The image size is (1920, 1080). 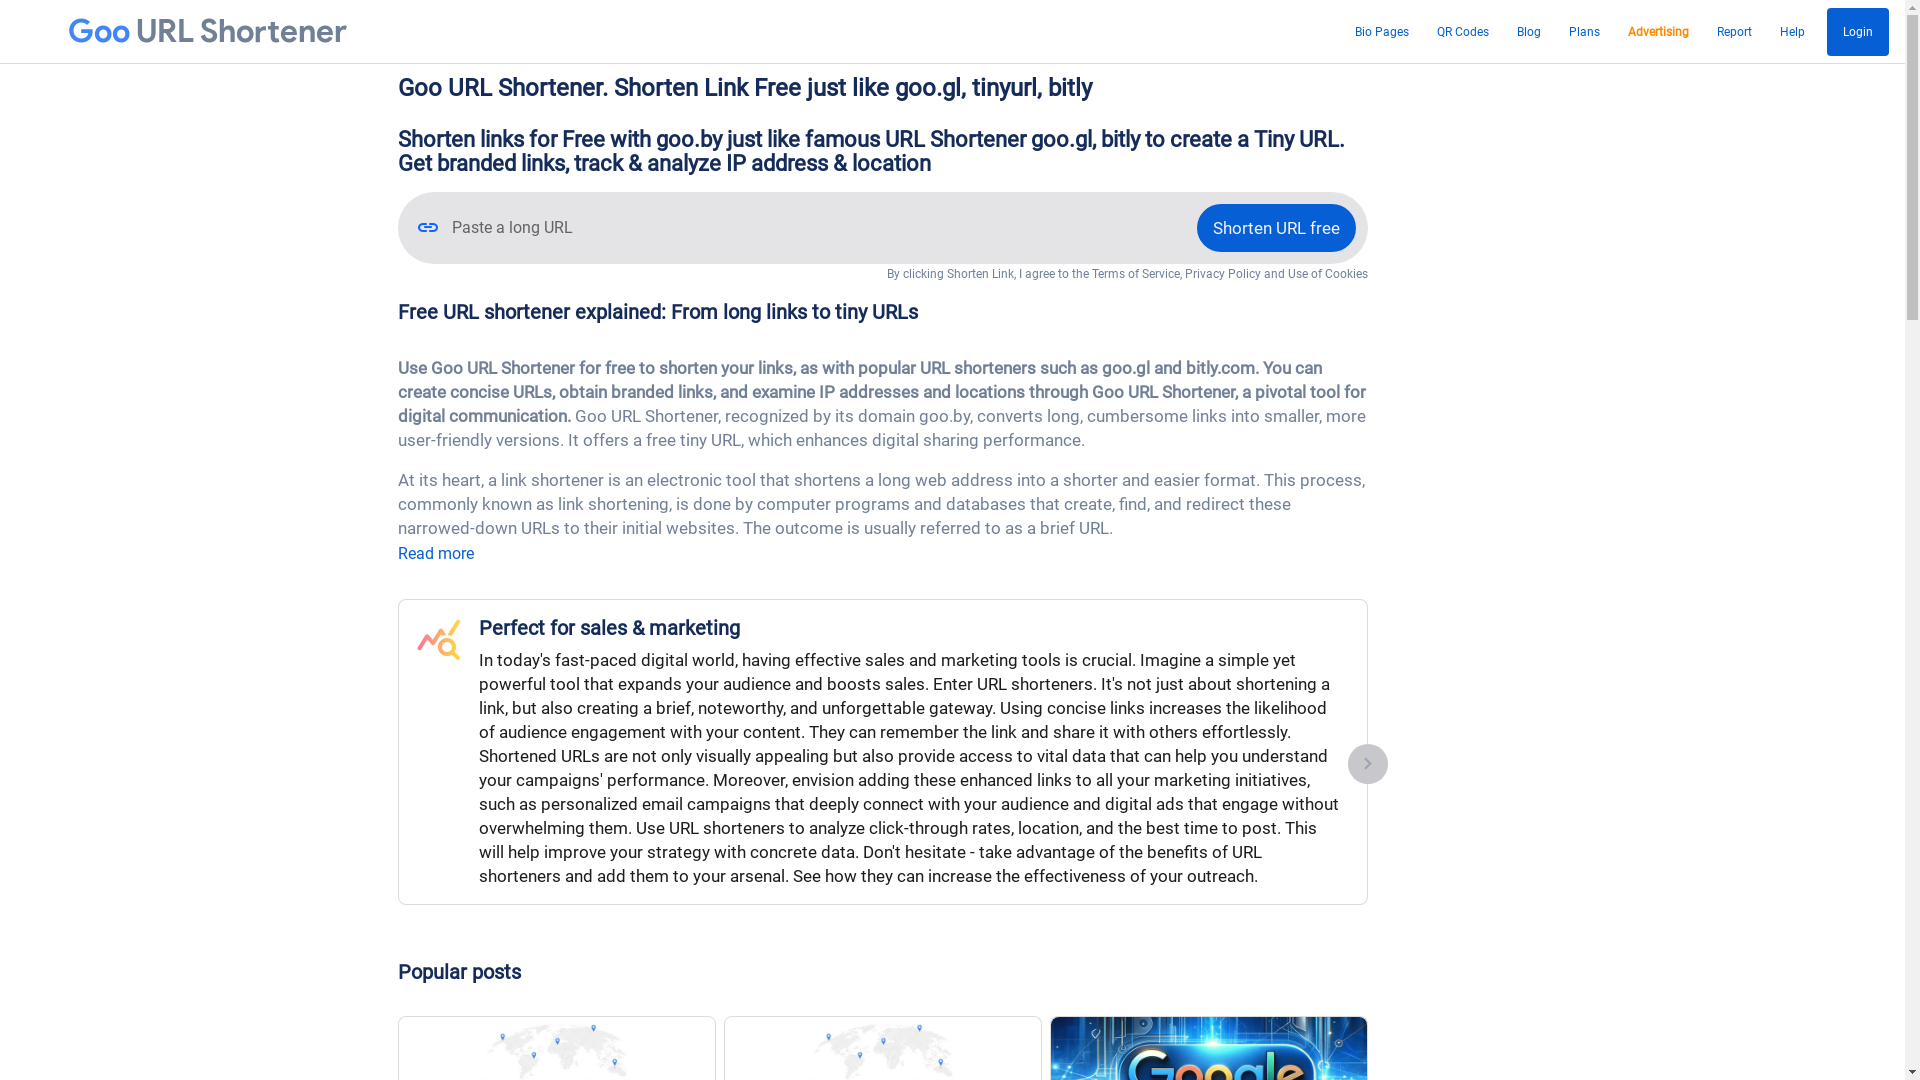 I want to click on 'Shorten URL free', so click(x=1274, y=226).